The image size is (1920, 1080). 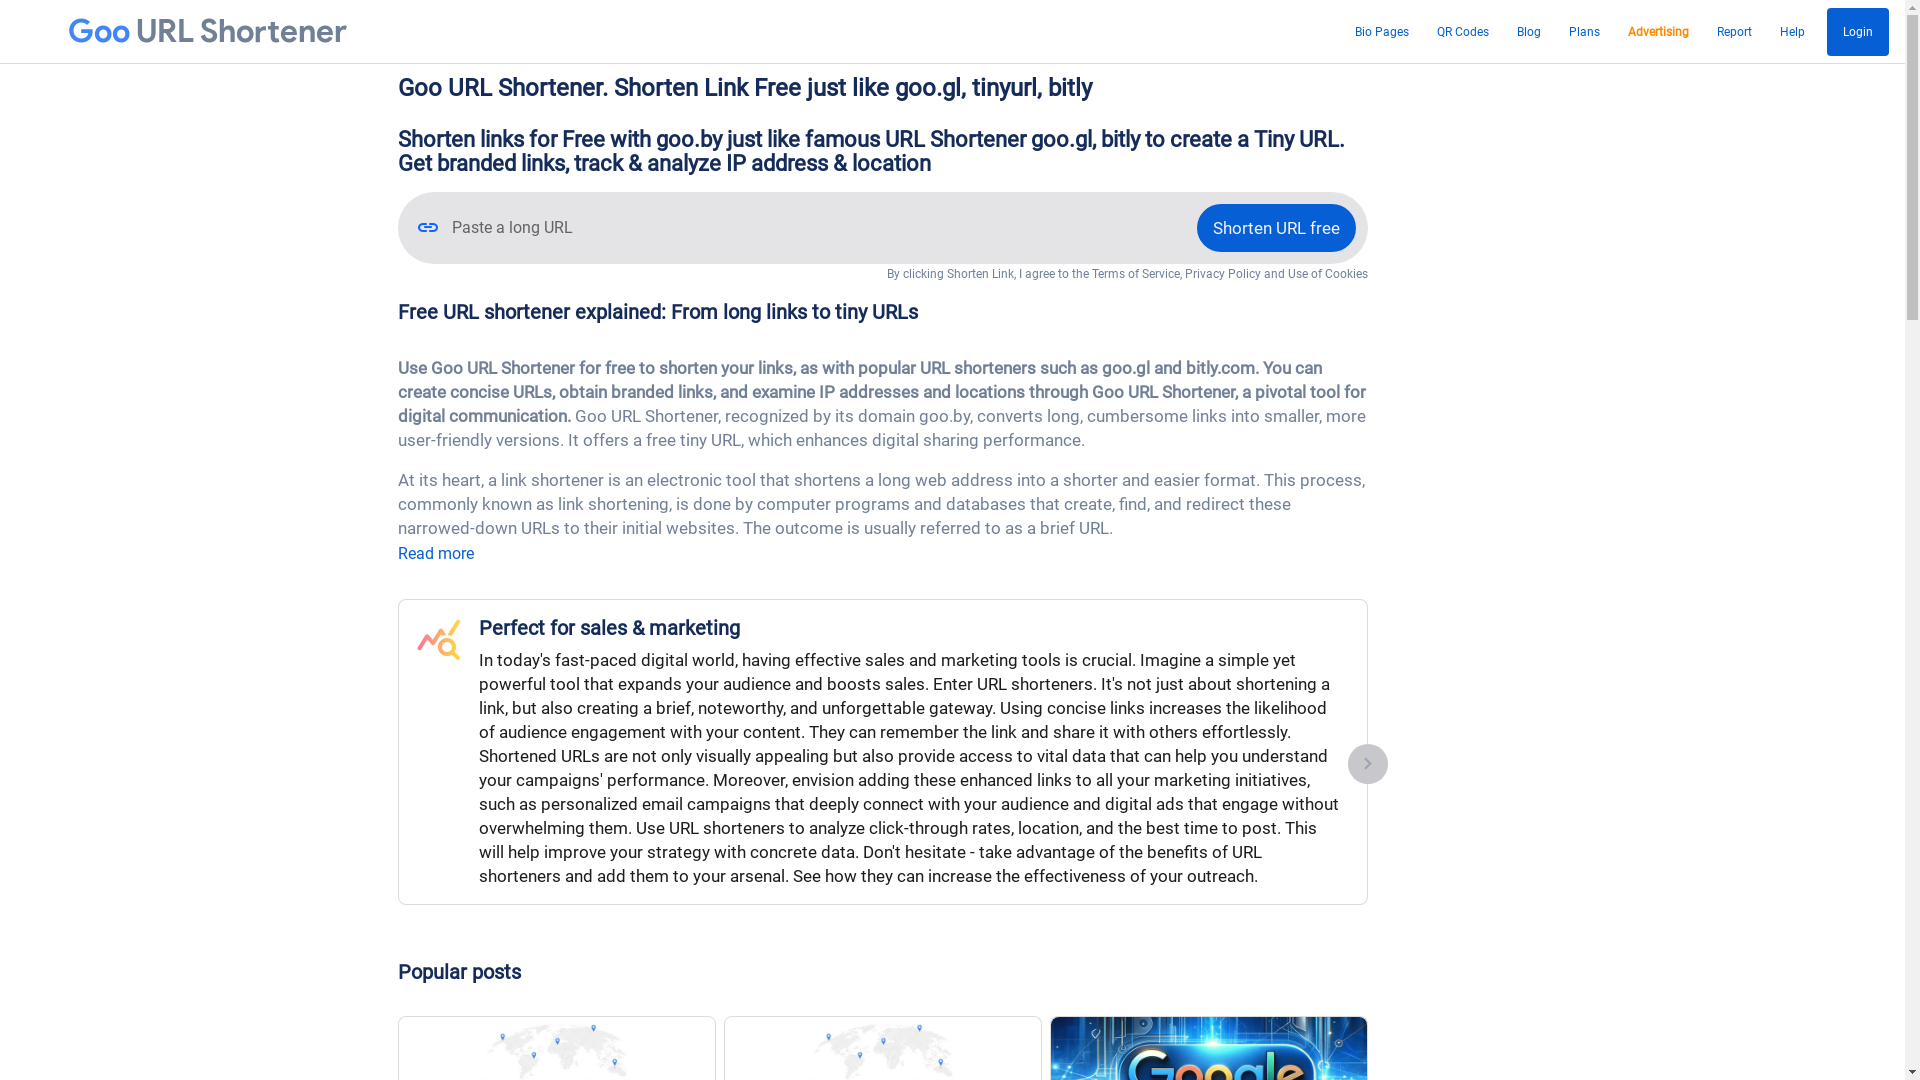 I want to click on 'Shorten URL free', so click(x=1274, y=226).